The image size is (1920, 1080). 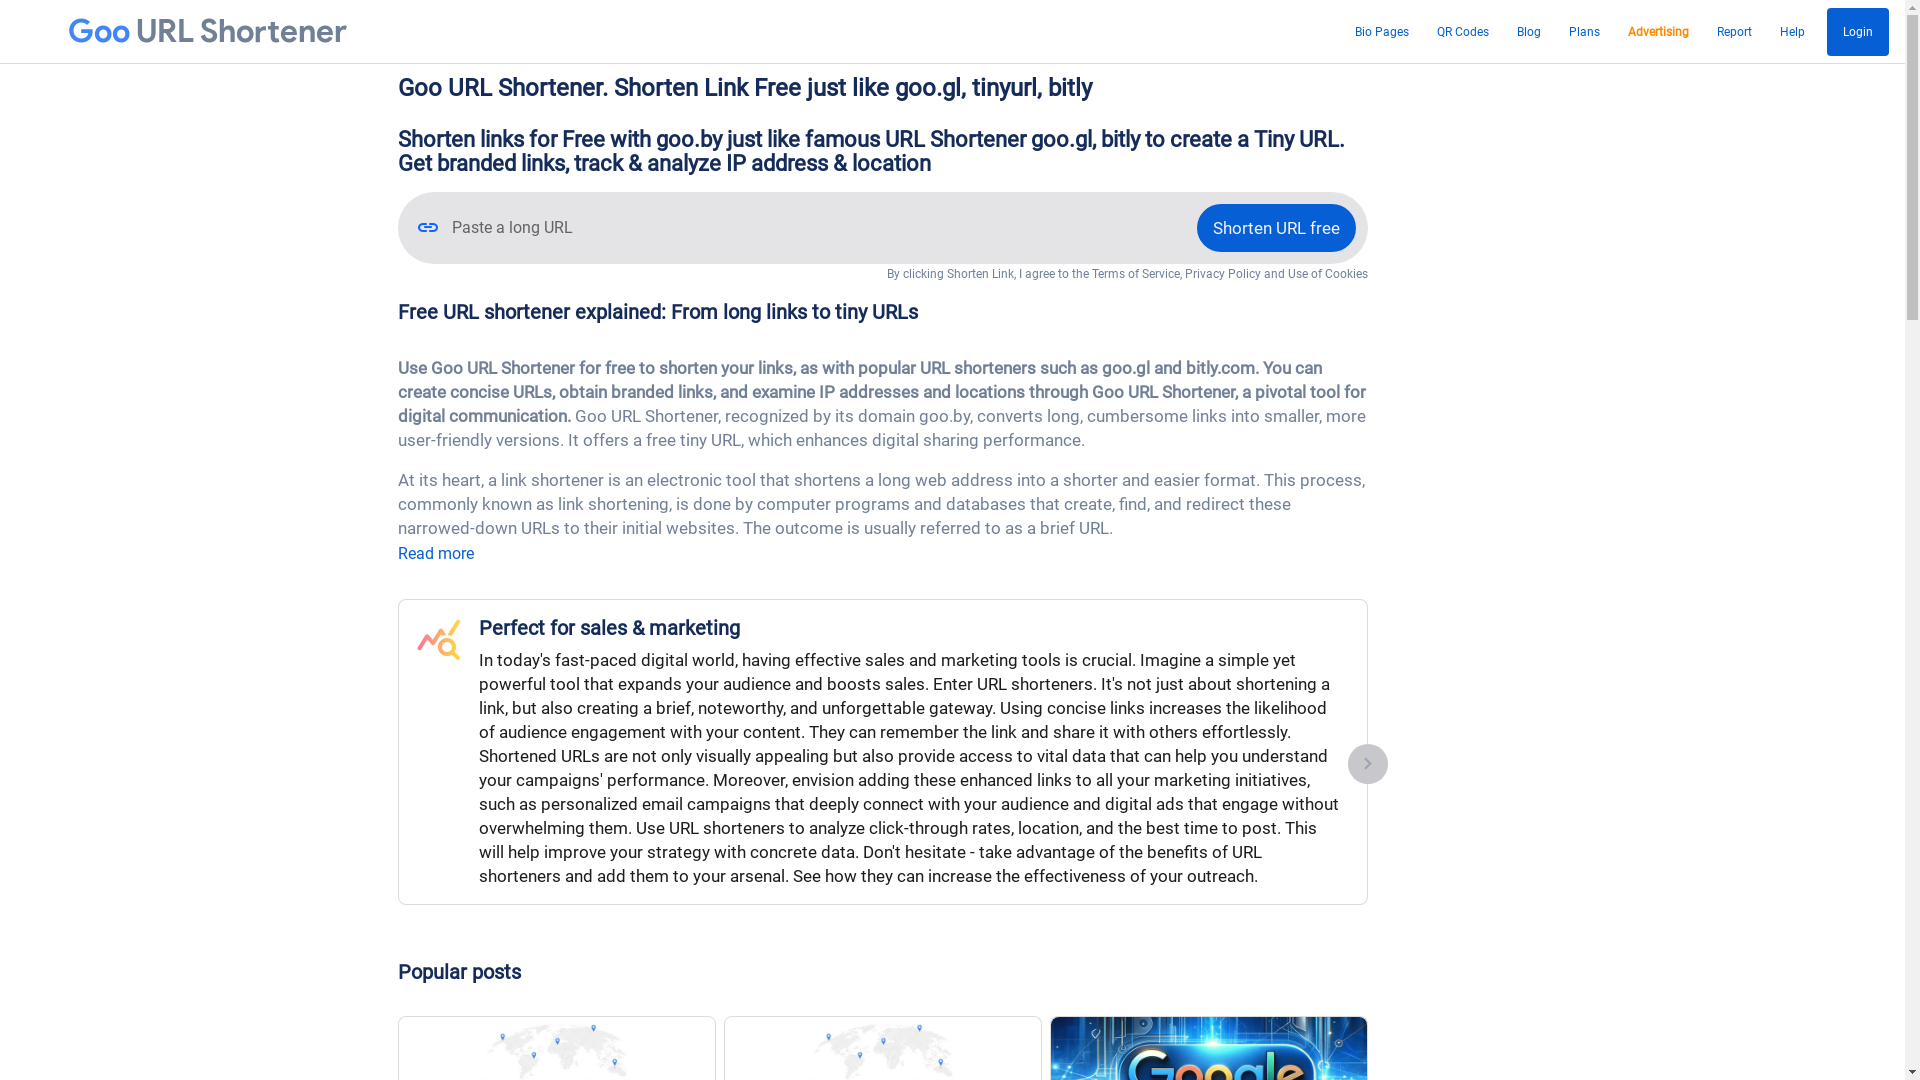 I want to click on 'Shorten URL free', so click(x=1274, y=226).